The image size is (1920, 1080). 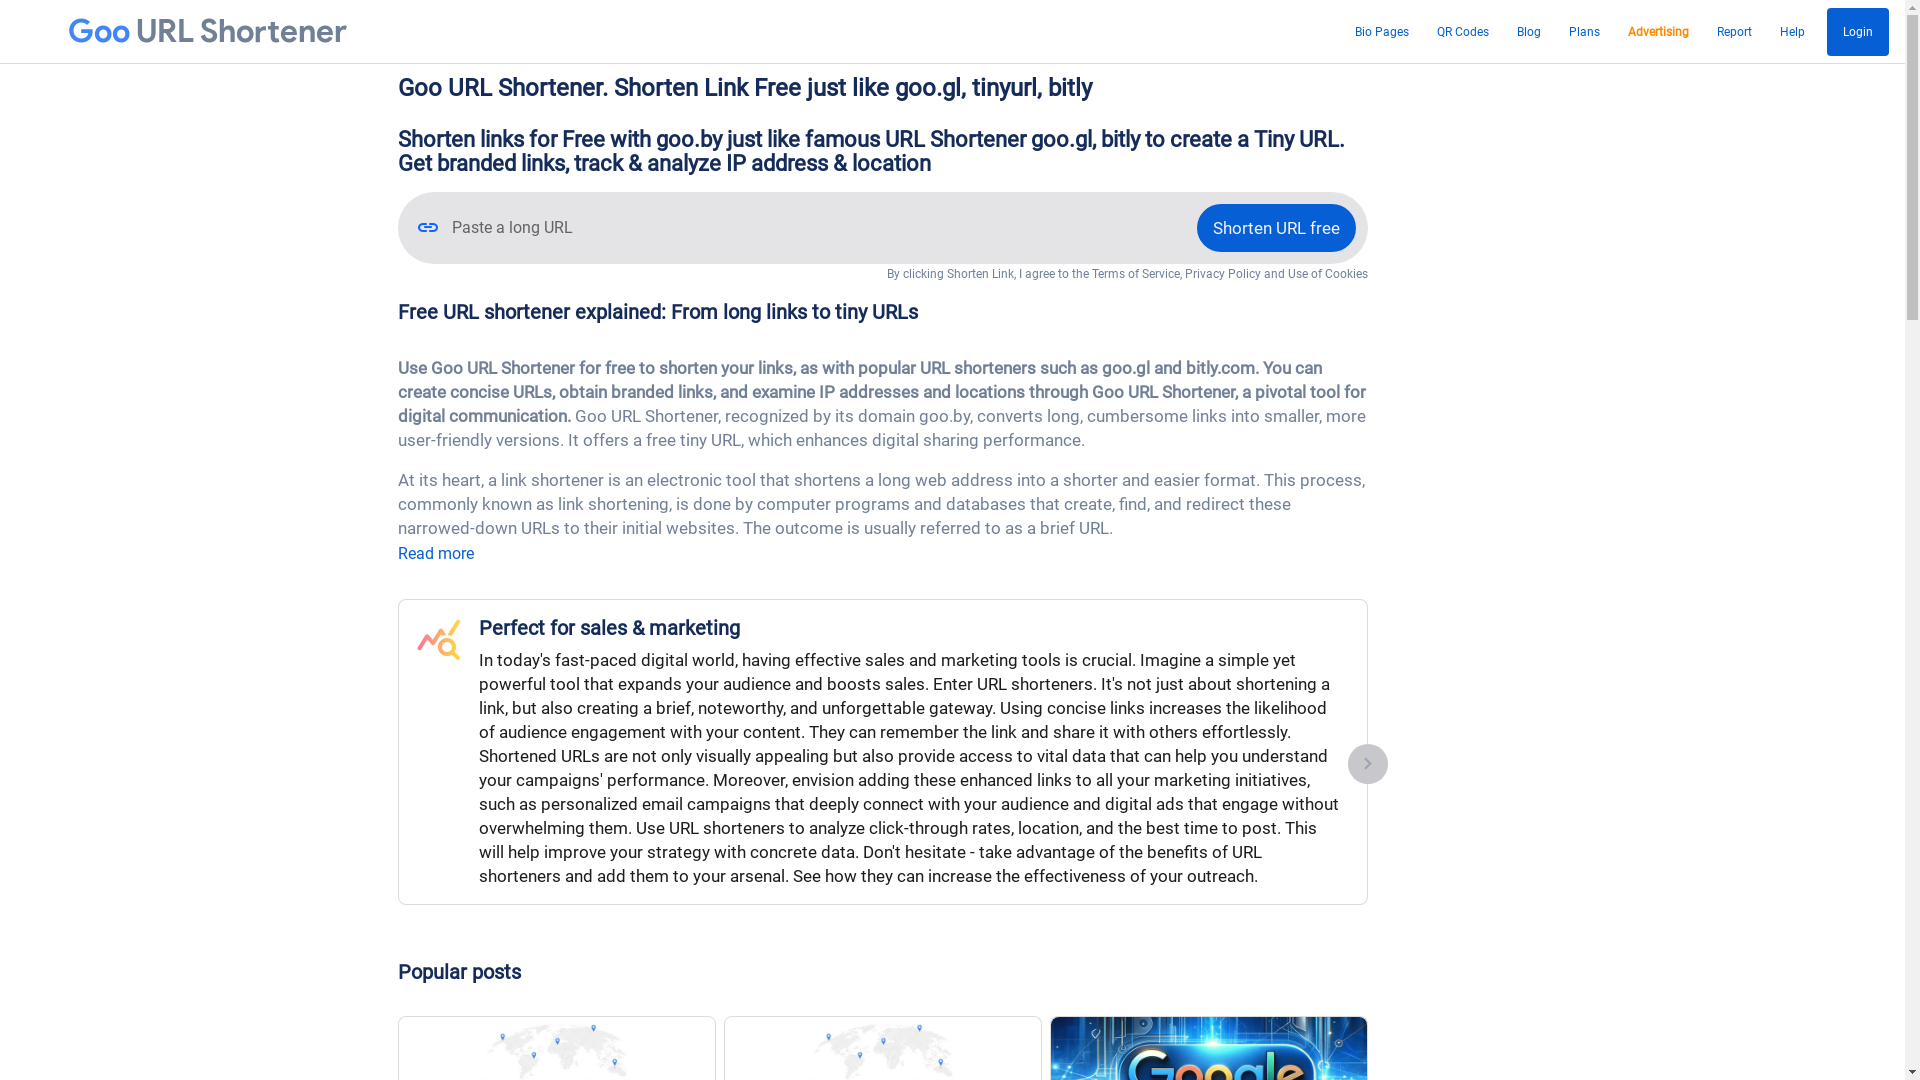 I want to click on 'Shorten URL free', so click(x=1274, y=226).